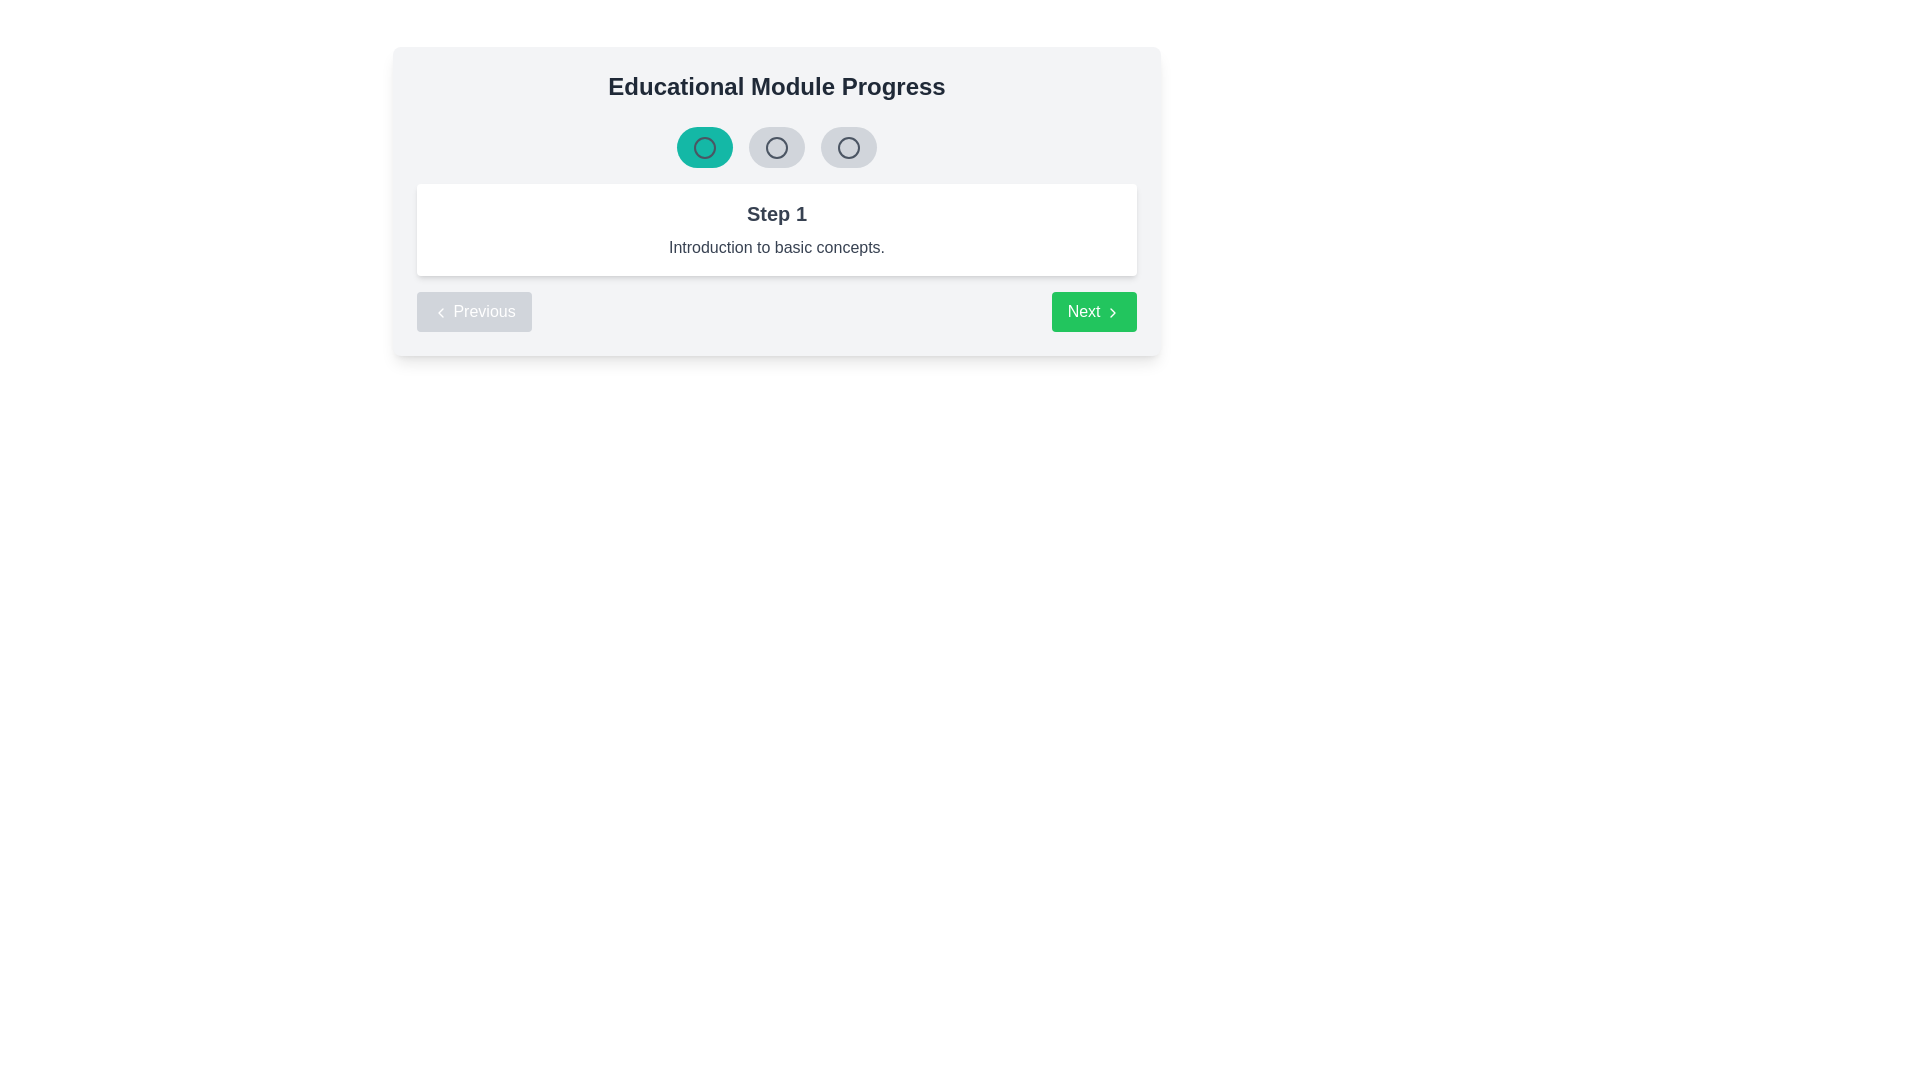  What do you see at coordinates (776, 146) in the screenshot?
I see `the second circular progress indicator icon with a gray outline in the 'Educational Module Progress' section` at bounding box center [776, 146].